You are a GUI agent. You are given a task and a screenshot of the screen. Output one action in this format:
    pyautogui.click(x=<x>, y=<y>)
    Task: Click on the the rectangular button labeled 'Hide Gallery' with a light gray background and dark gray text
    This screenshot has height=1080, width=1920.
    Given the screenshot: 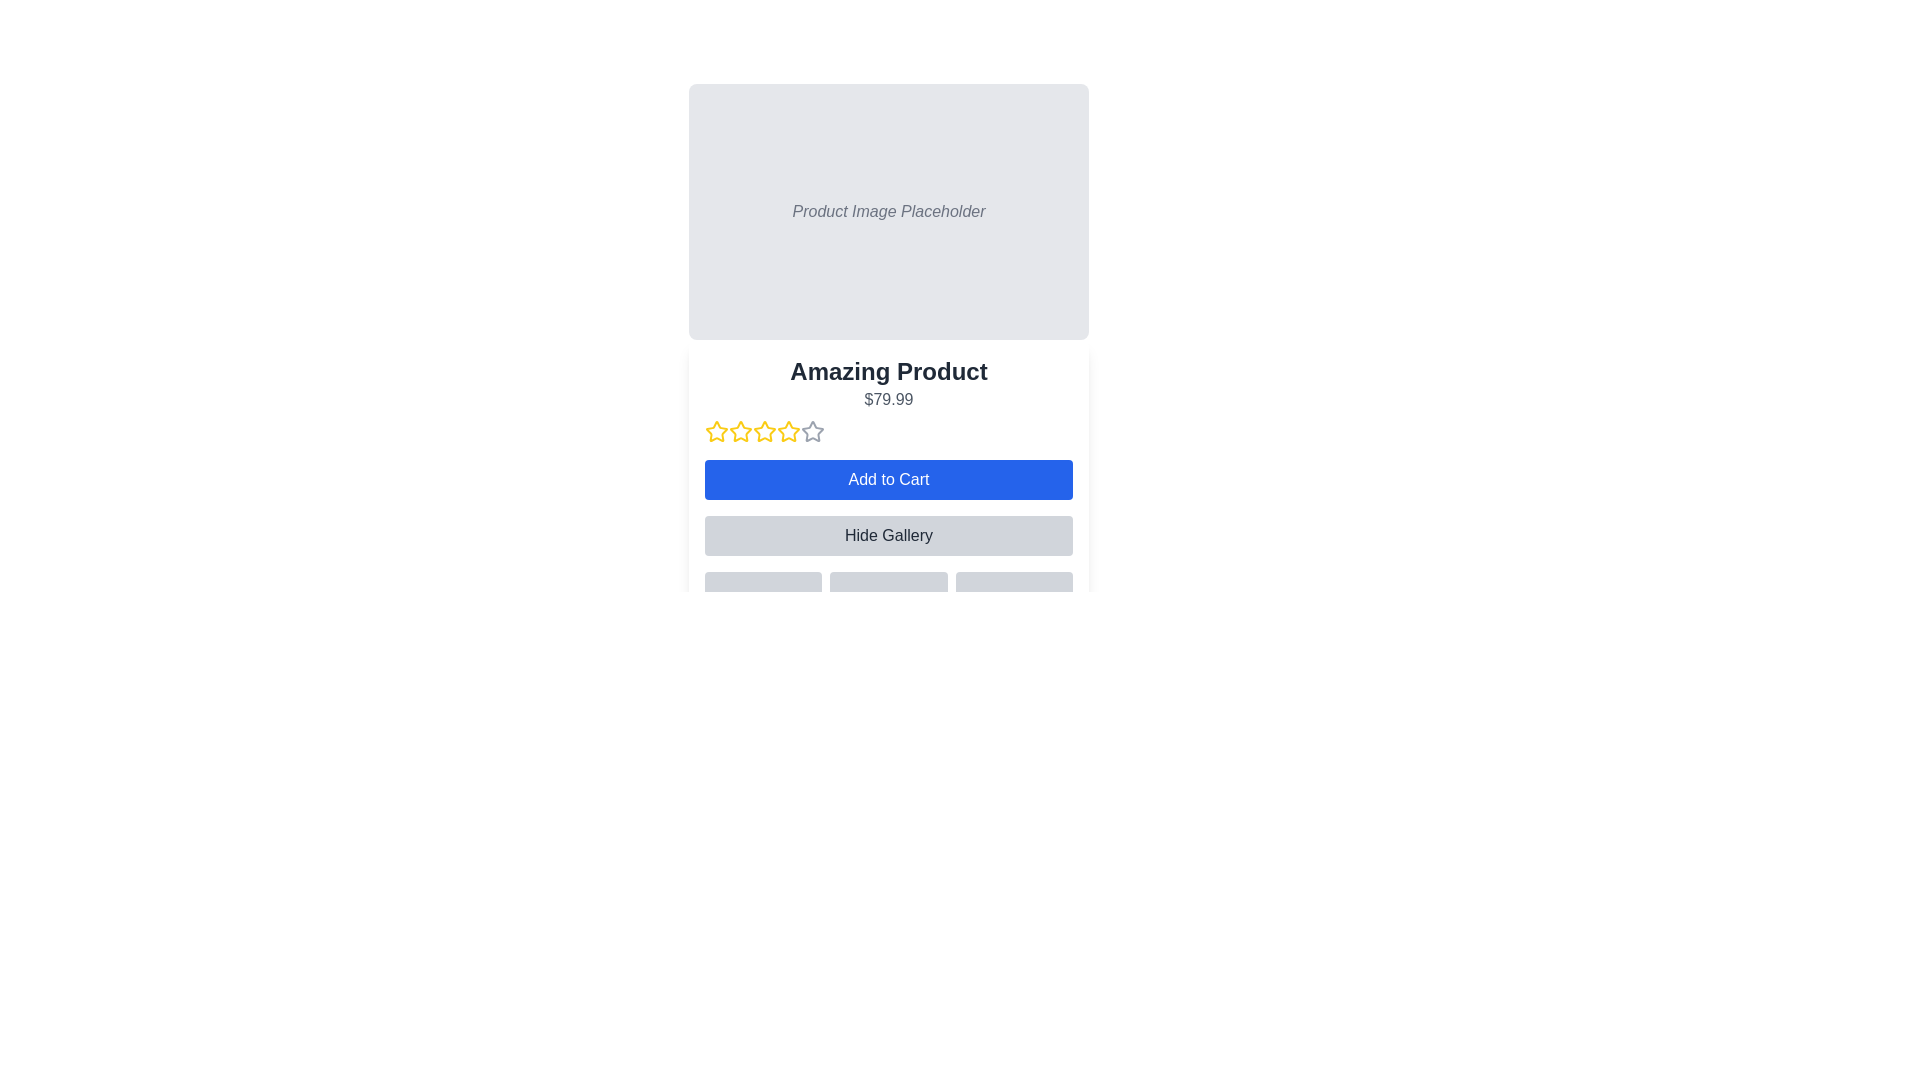 What is the action you would take?
    pyautogui.click(x=887, y=535)
    